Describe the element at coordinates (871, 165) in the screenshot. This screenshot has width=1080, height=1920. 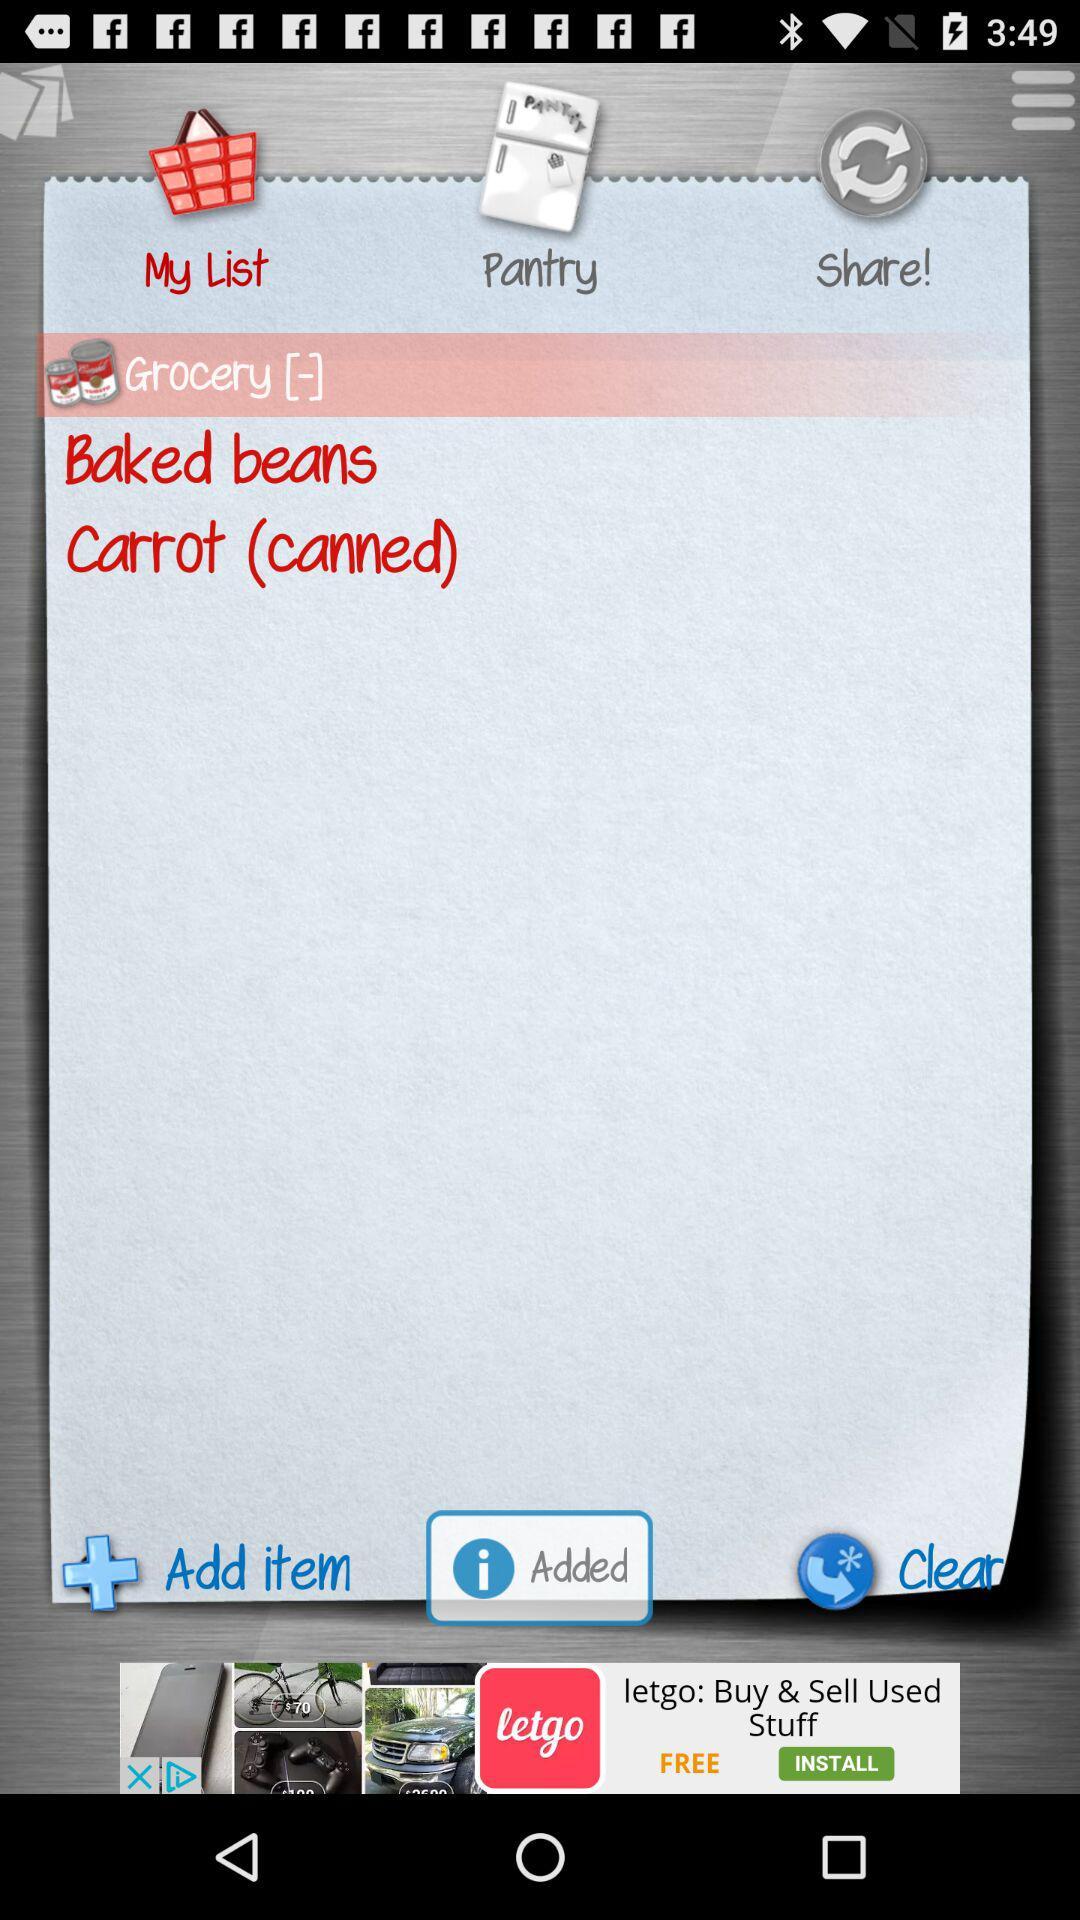
I see `refresh` at that location.